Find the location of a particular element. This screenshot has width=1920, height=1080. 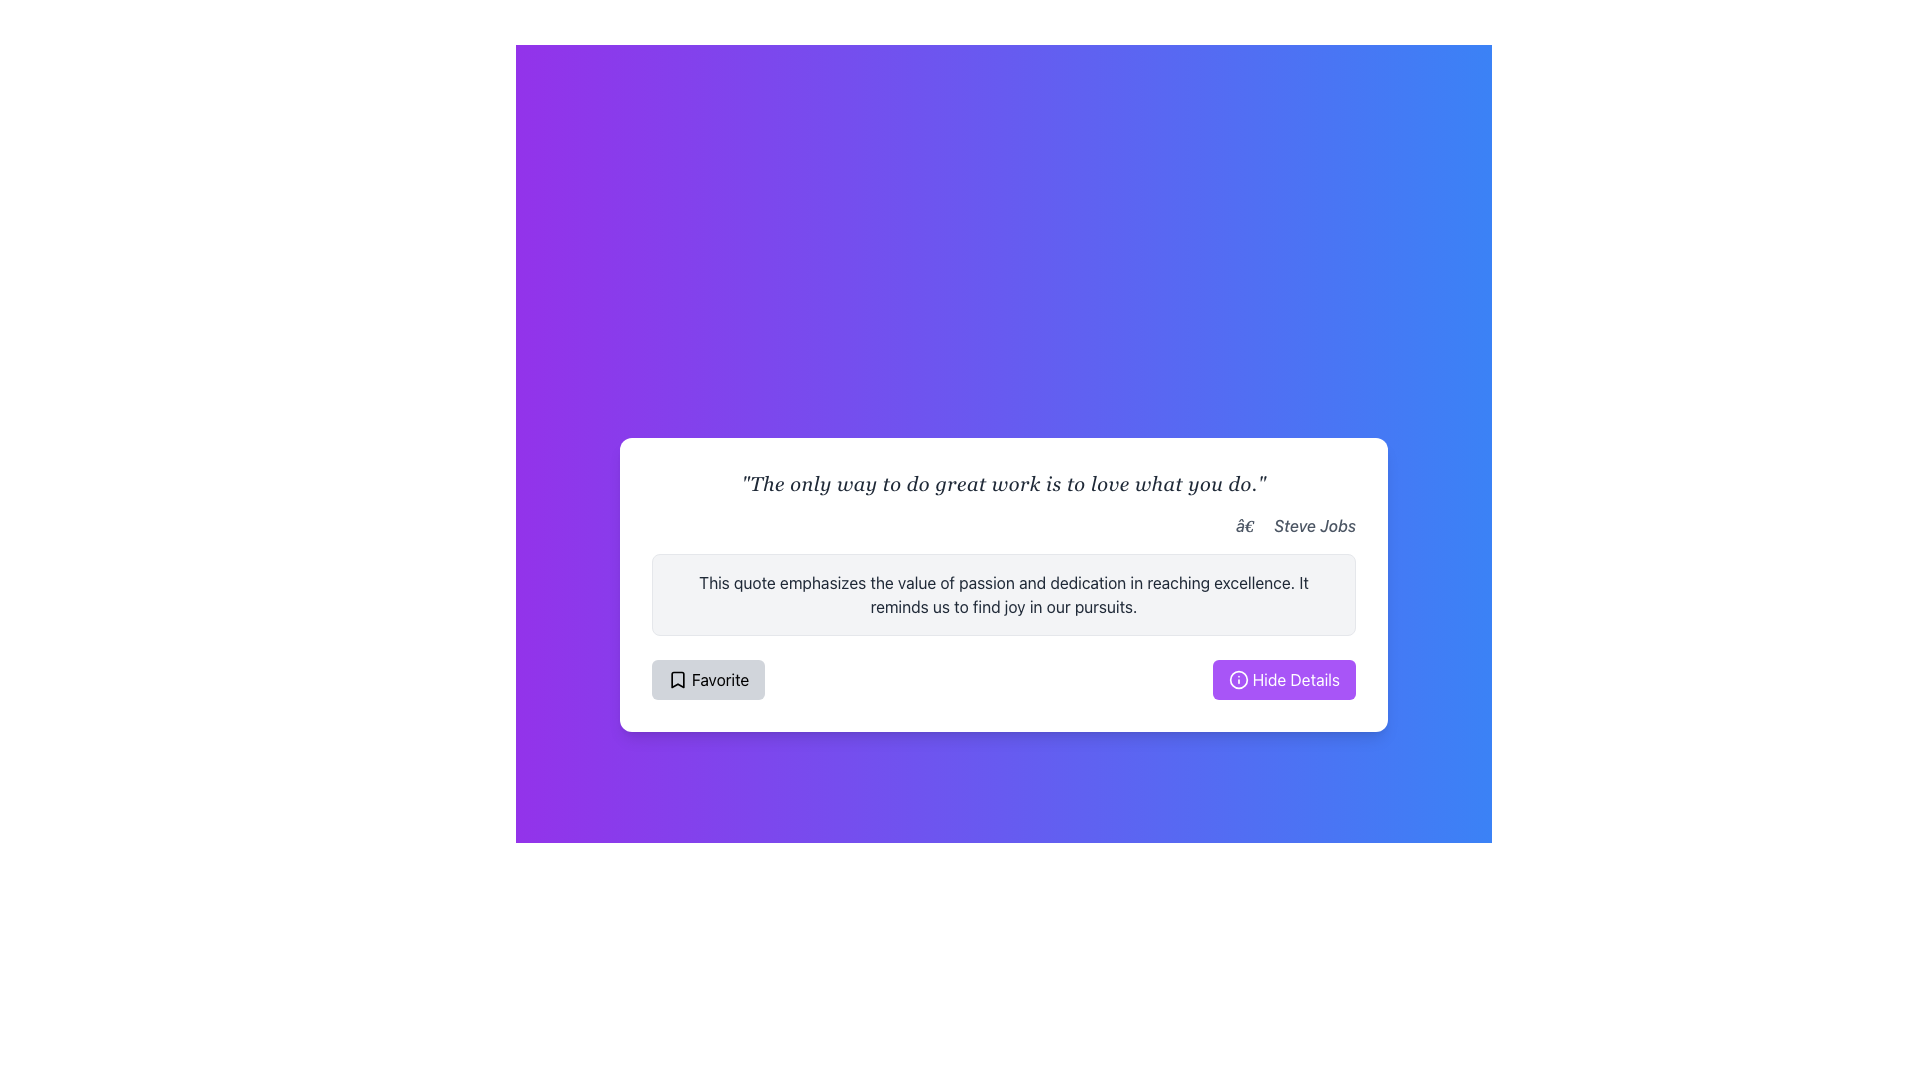

the static text element that reads 'This quote emphasizes the value of passion and dedication in reaching excellence.' is located at coordinates (1003, 593).